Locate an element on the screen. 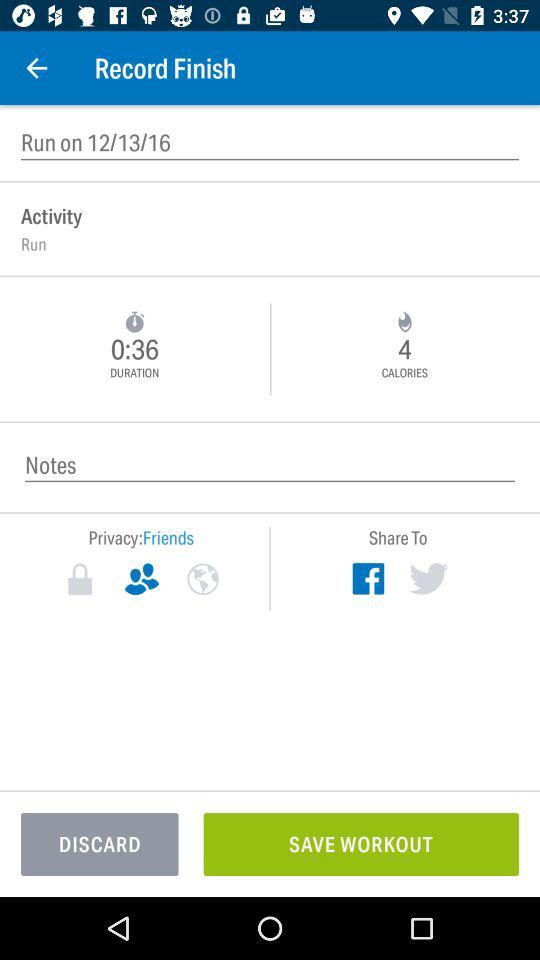 Image resolution: width=540 pixels, height=960 pixels. the twitter icon is located at coordinates (427, 578).